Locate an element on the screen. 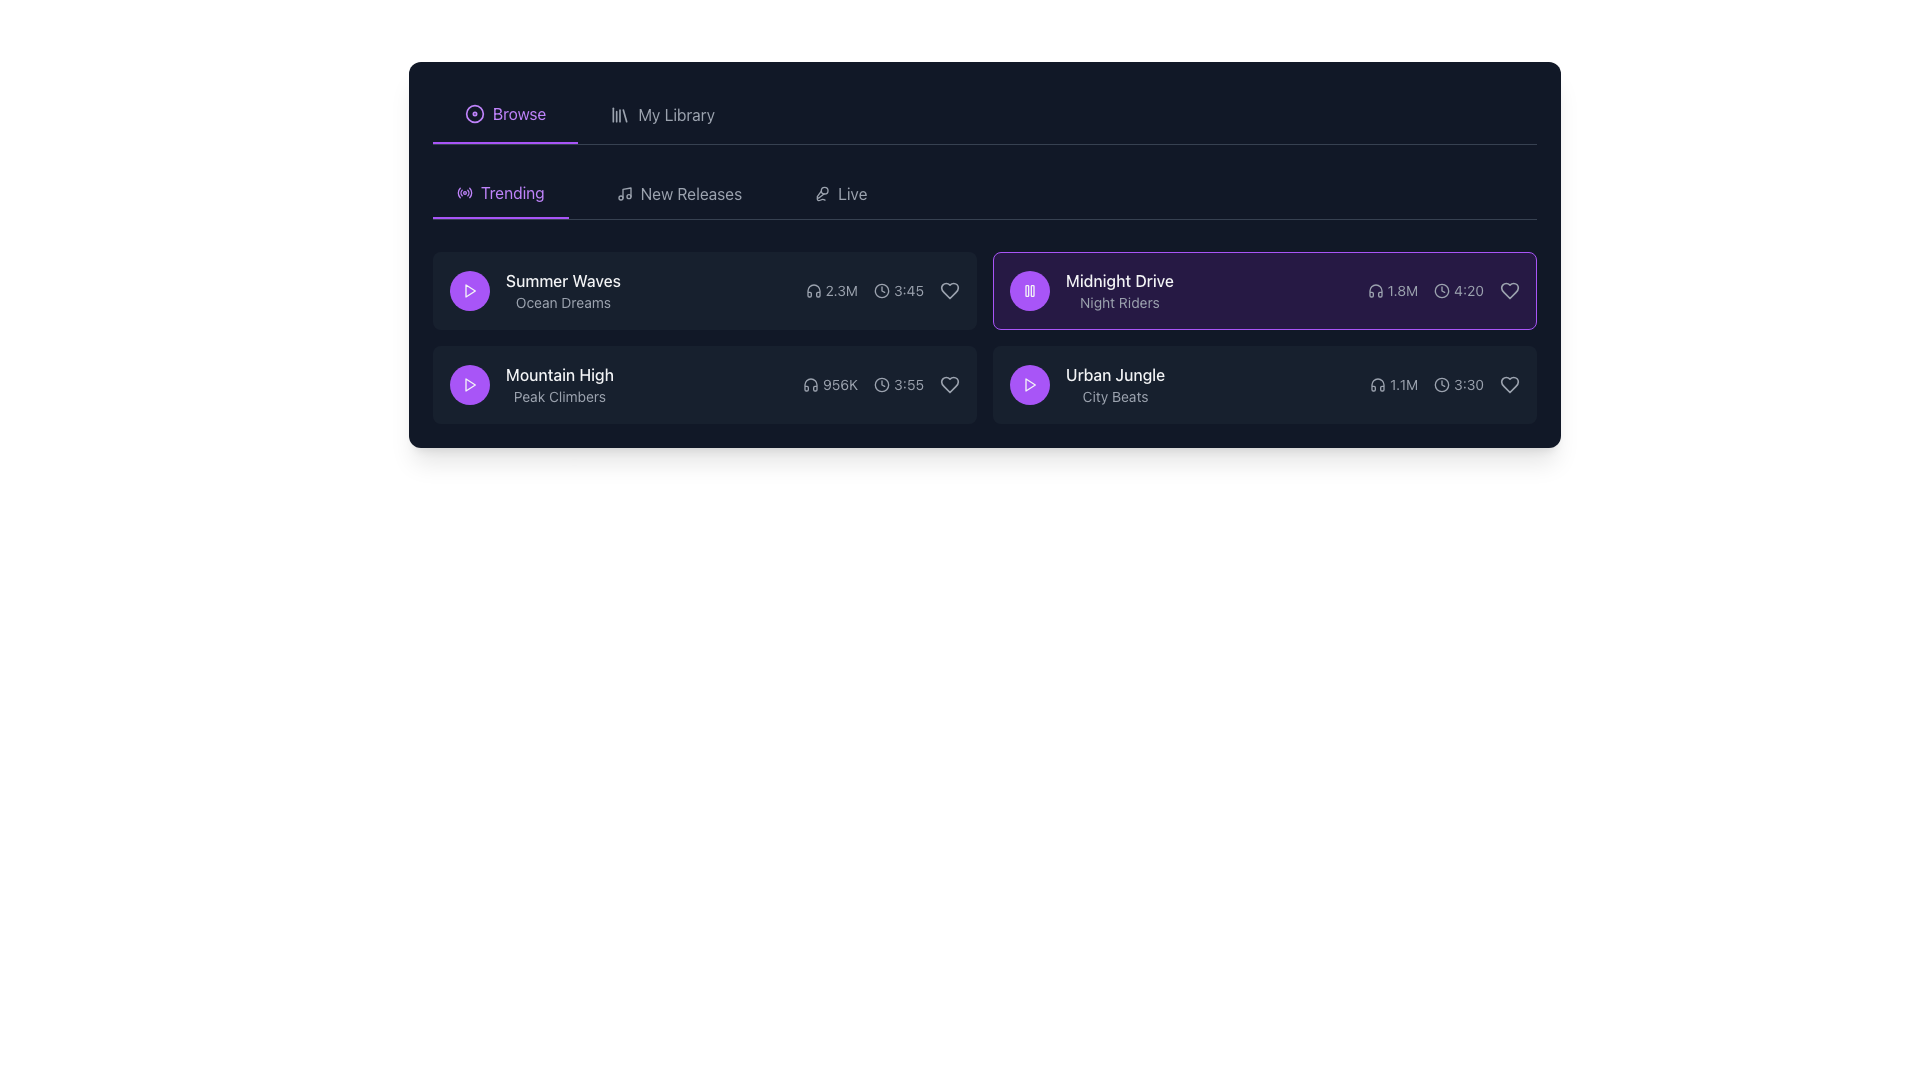 This screenshot has height=1080, width=1920. the Information display for the 'Mountain High' song entry, which features a headphones icon and displays '956K' is located at coordinates (830, 385).